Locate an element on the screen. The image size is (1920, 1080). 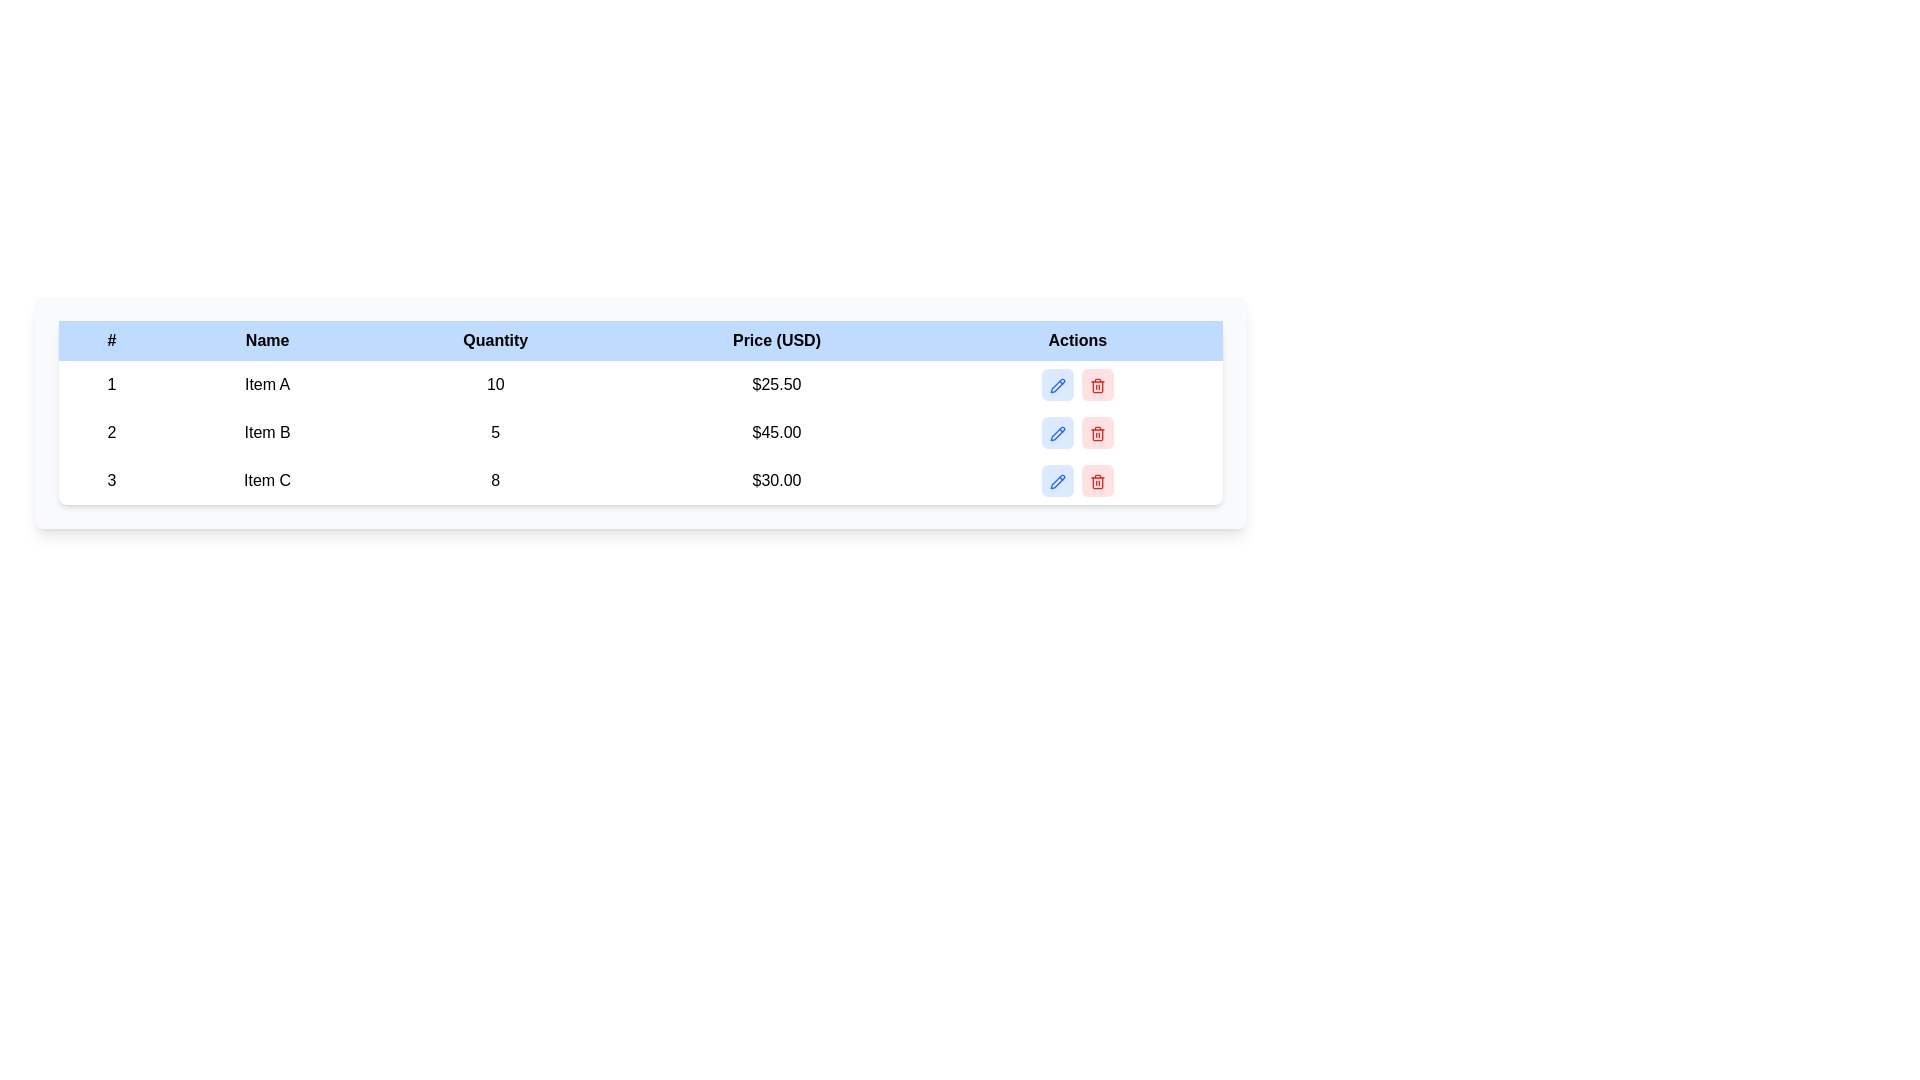
the edit action icon located in the third column of the first row of the table to trigger a tooltip if present is located at coordinates (1056, 385).